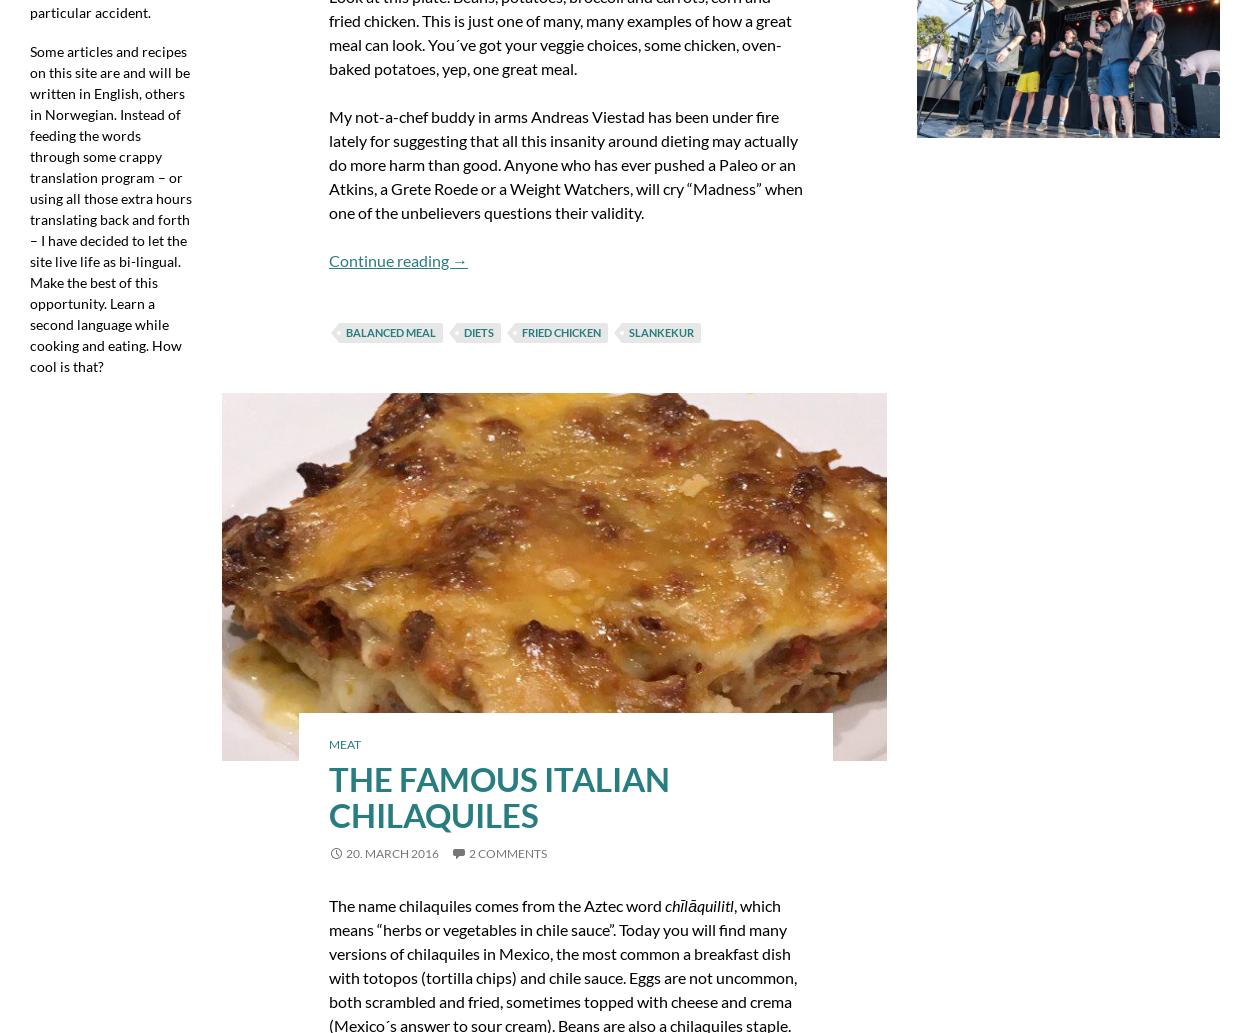 This screenshot has width=1250, height=1033. I want to click on 'The name chilaquiles comes from the Aztec word', so click(495, 903).